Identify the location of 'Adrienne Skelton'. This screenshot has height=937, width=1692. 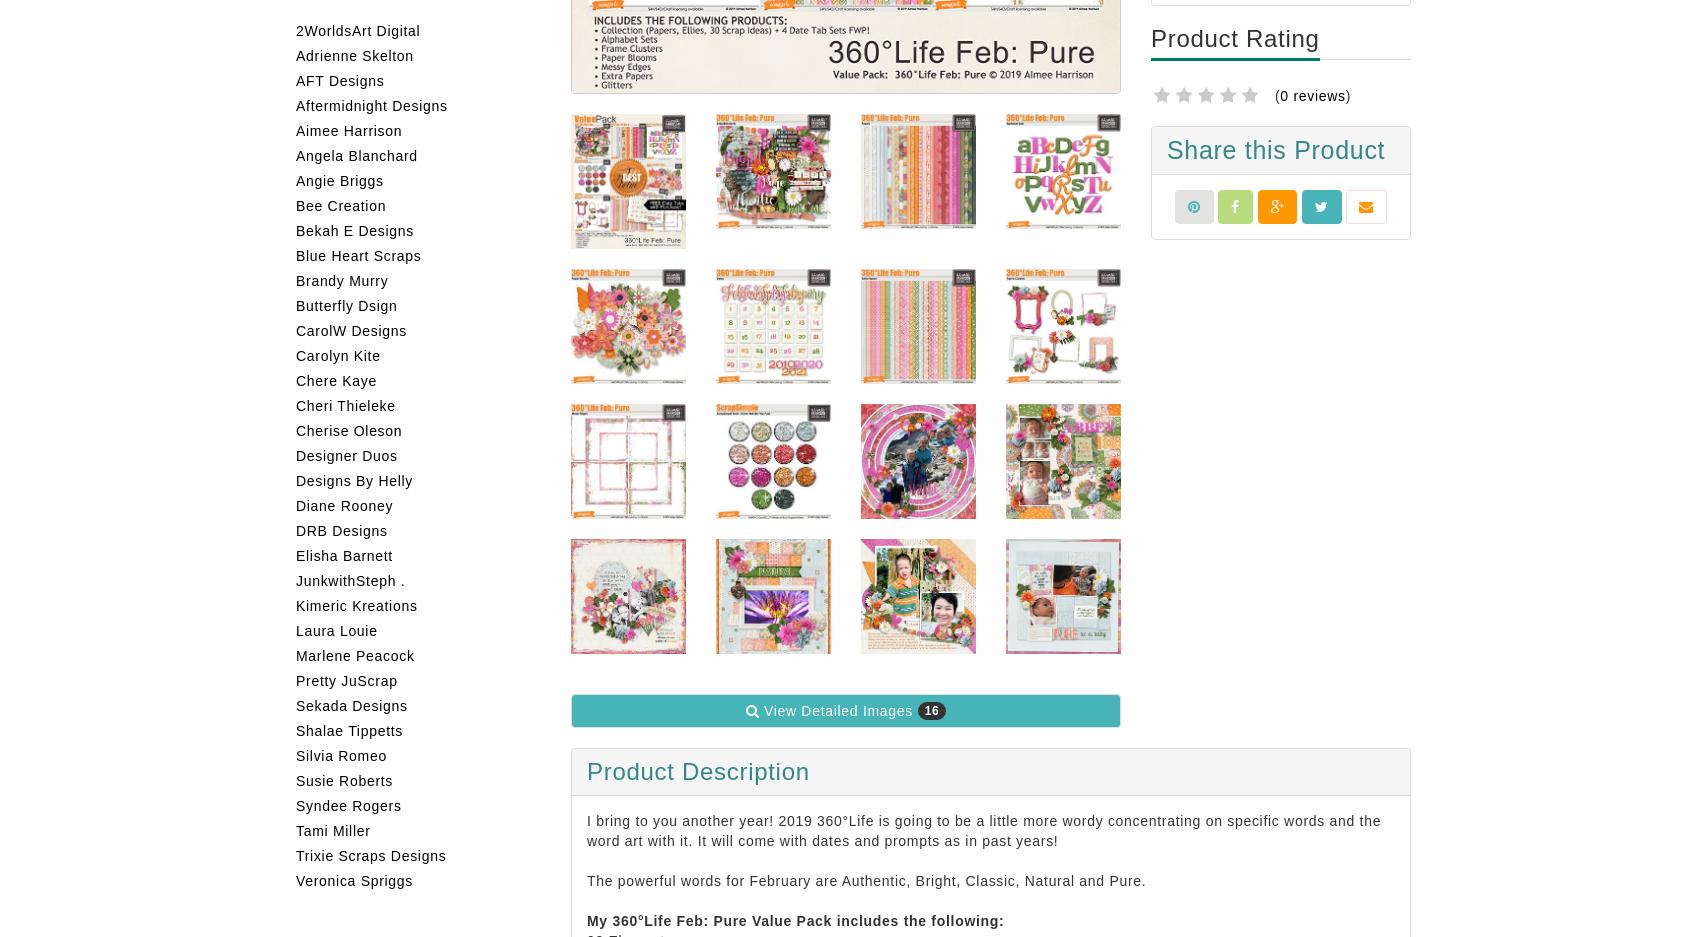
(354, 55).